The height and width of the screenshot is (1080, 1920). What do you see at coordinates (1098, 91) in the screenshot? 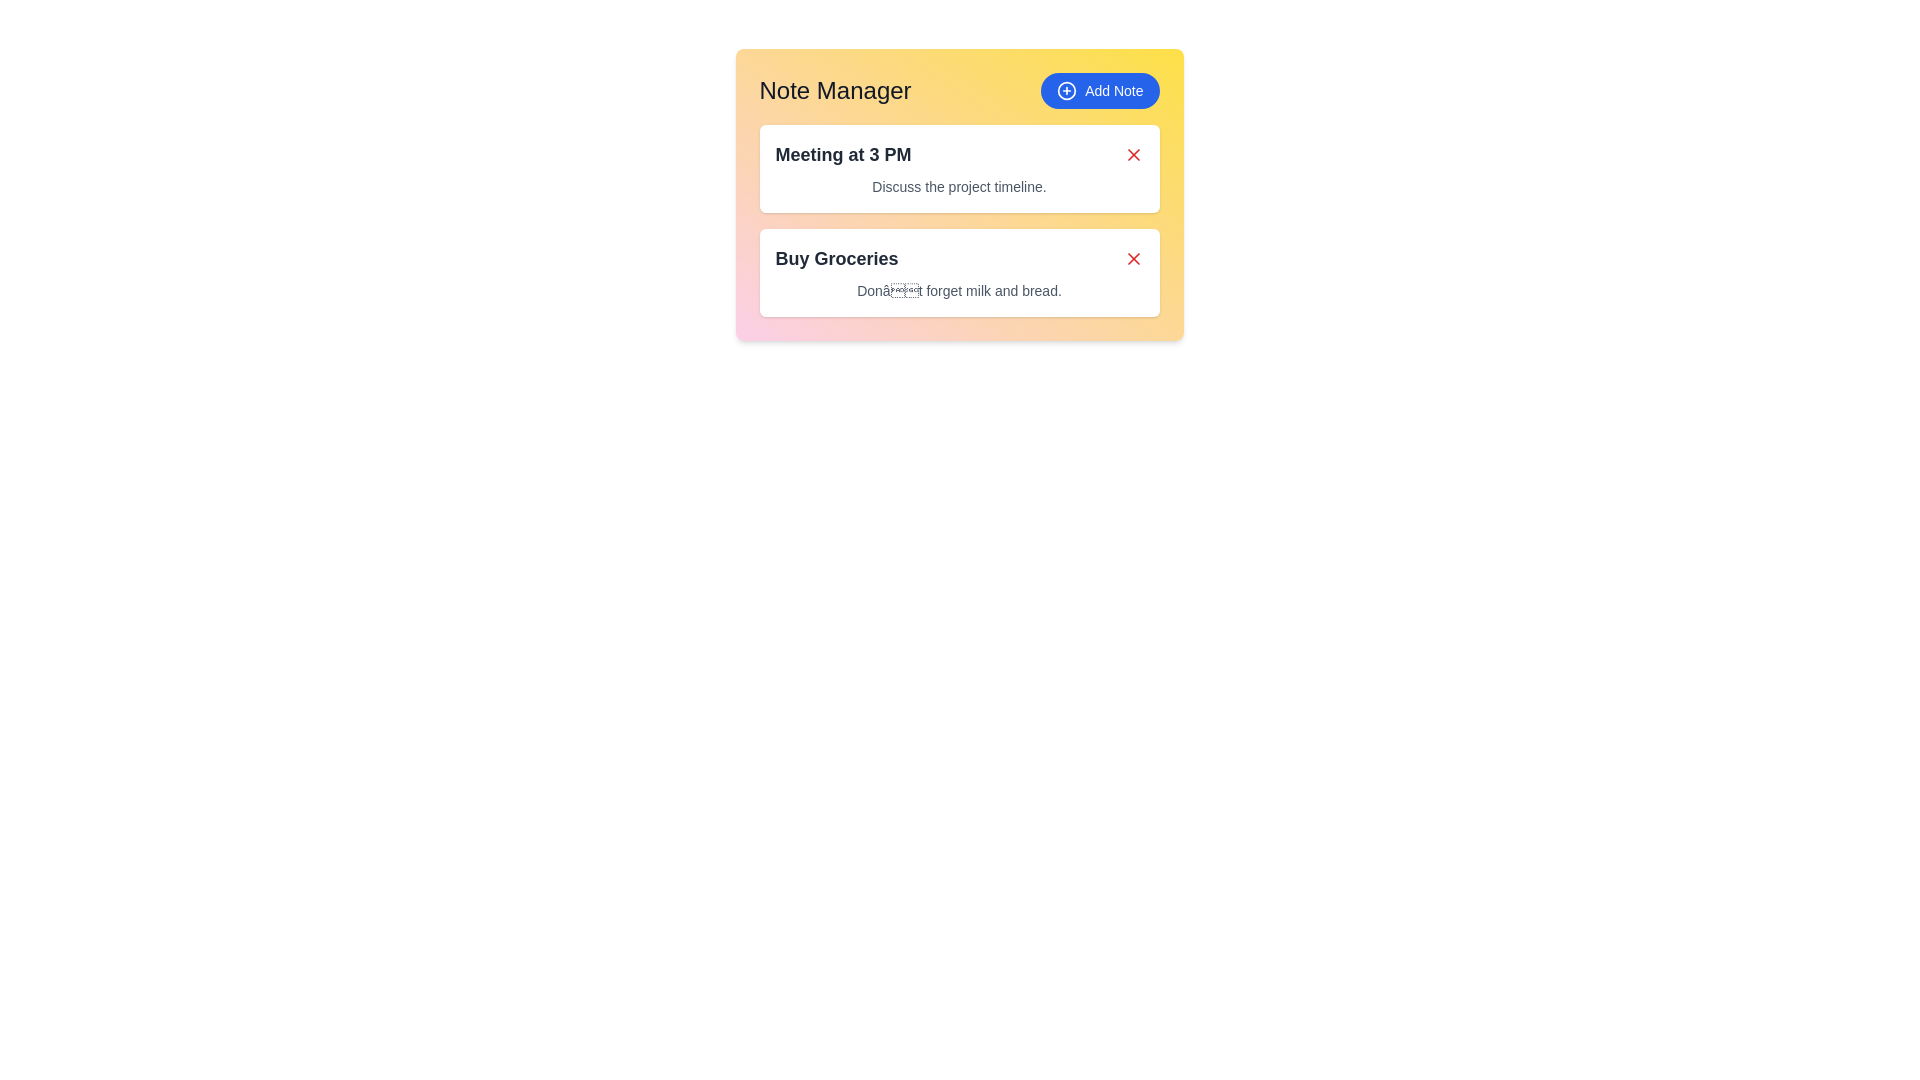
I see `the 'Add Note' button to add a new note` at bounding box center [1098, 91].